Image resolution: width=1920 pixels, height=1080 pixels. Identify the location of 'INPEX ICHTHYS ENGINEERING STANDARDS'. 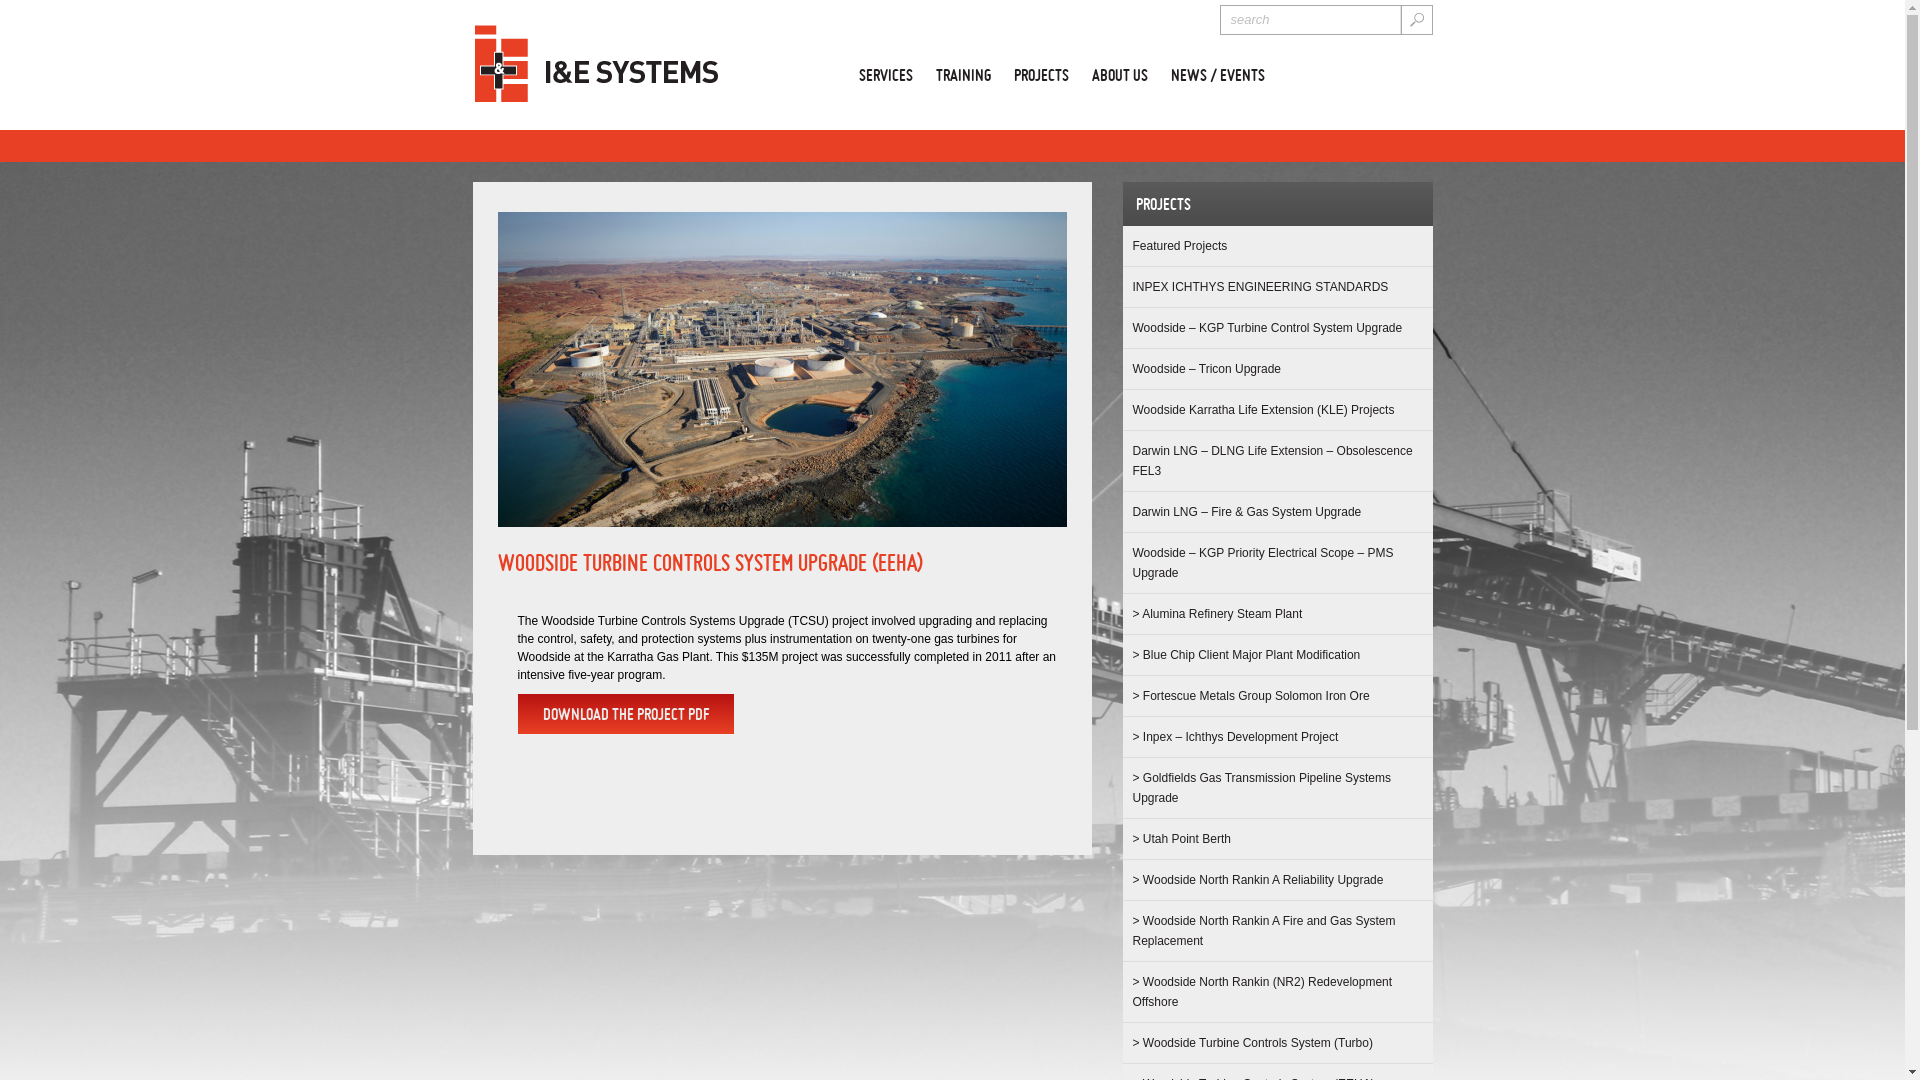
(1258, 286).